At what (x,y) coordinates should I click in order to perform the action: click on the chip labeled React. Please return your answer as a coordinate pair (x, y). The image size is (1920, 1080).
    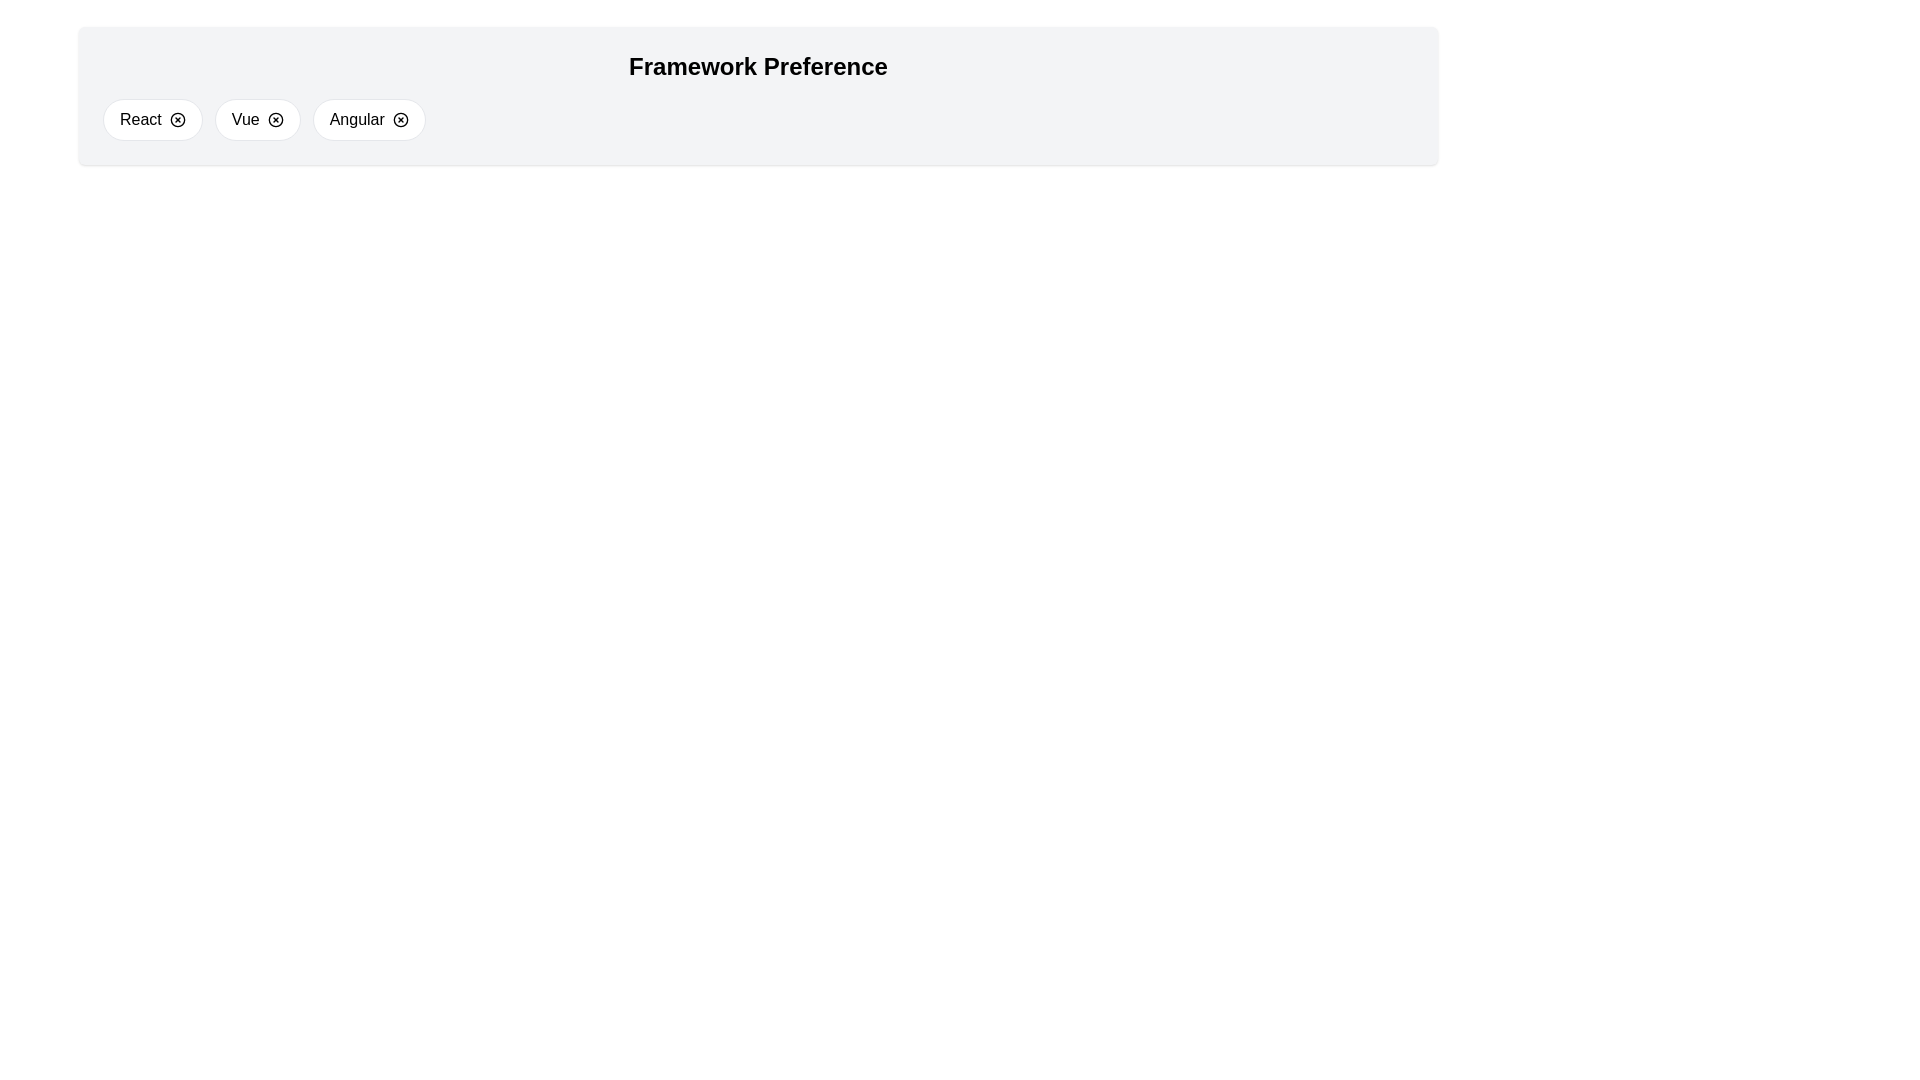
    Looking at the image, I should click on (151, 119).